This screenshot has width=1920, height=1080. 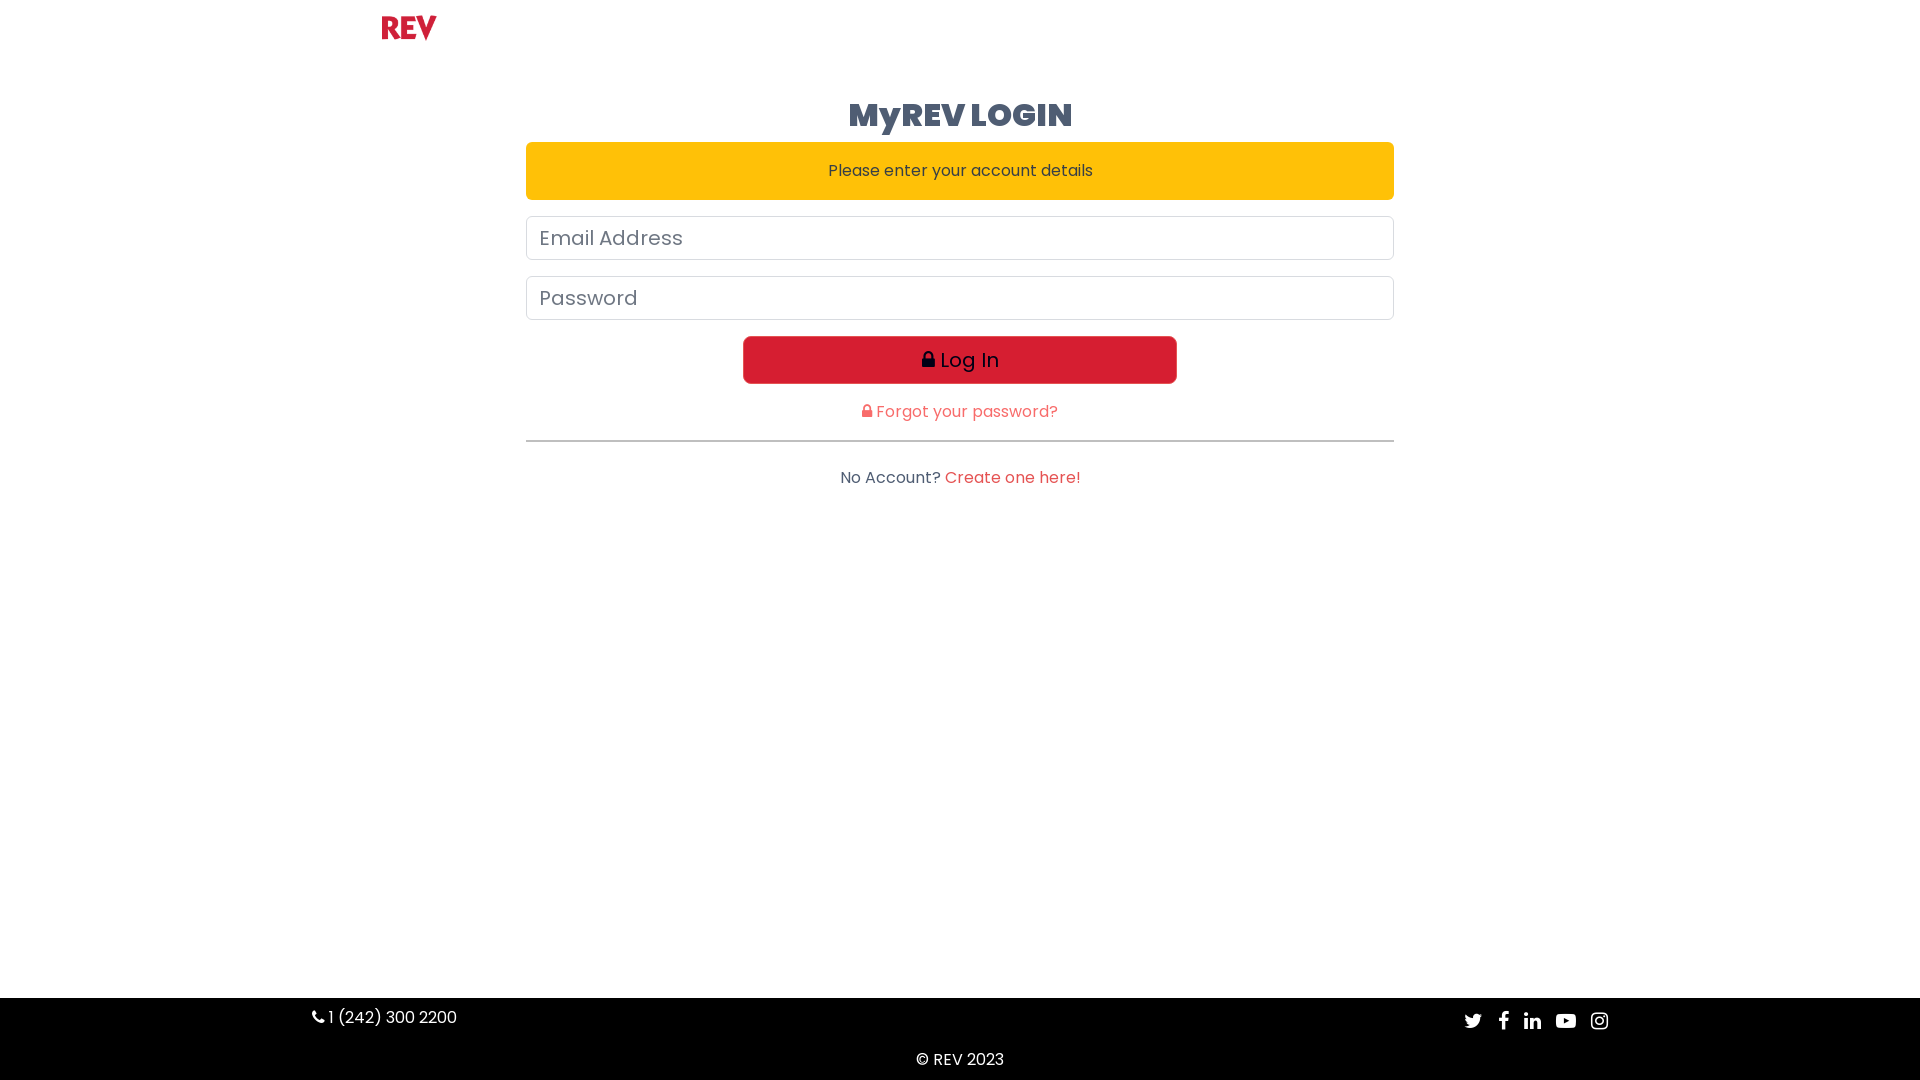 What do you see at coordinates (943, 477) in the screenshot?
I see `'Create one here!'` at bounding box center [943, 477].